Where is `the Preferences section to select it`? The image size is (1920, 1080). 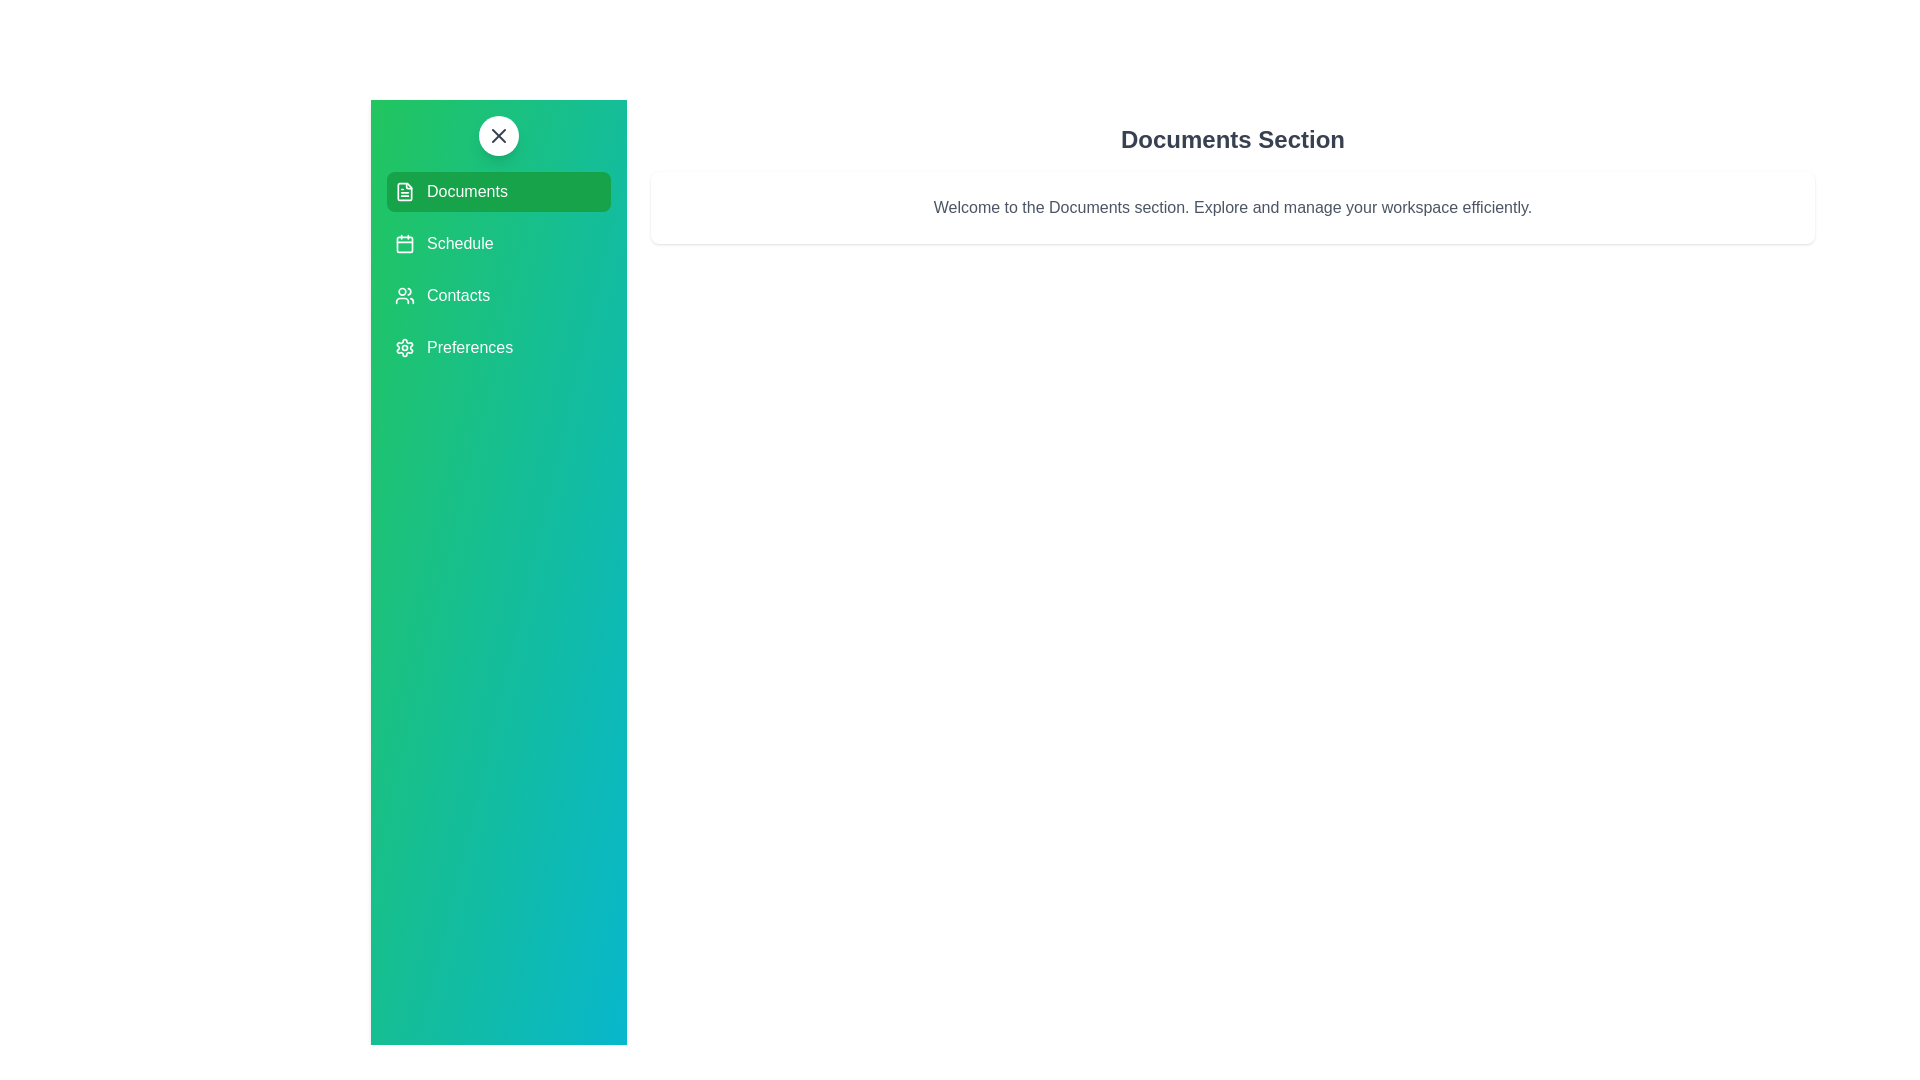
the Preferences section to select it is located at coordinates (499, 346).